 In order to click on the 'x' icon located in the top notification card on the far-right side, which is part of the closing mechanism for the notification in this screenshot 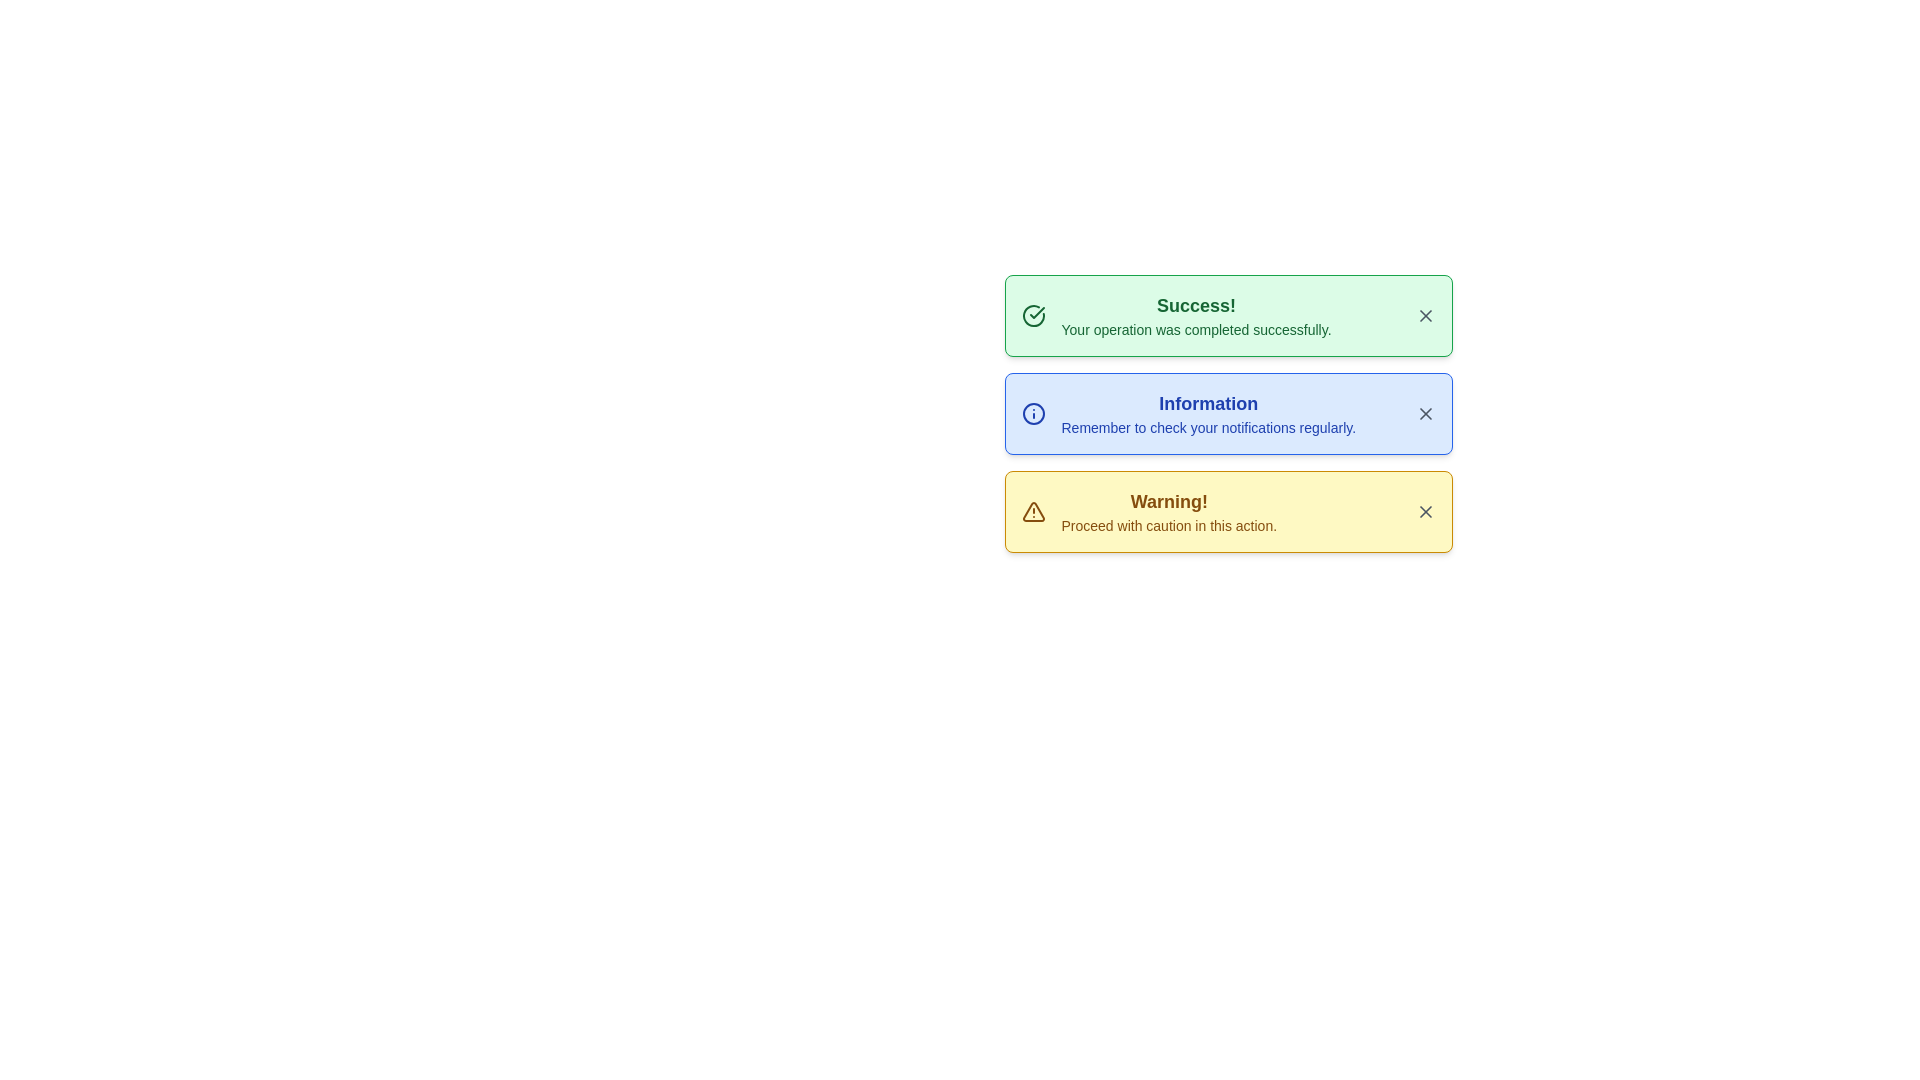, I will do `click(1424, 315)`.